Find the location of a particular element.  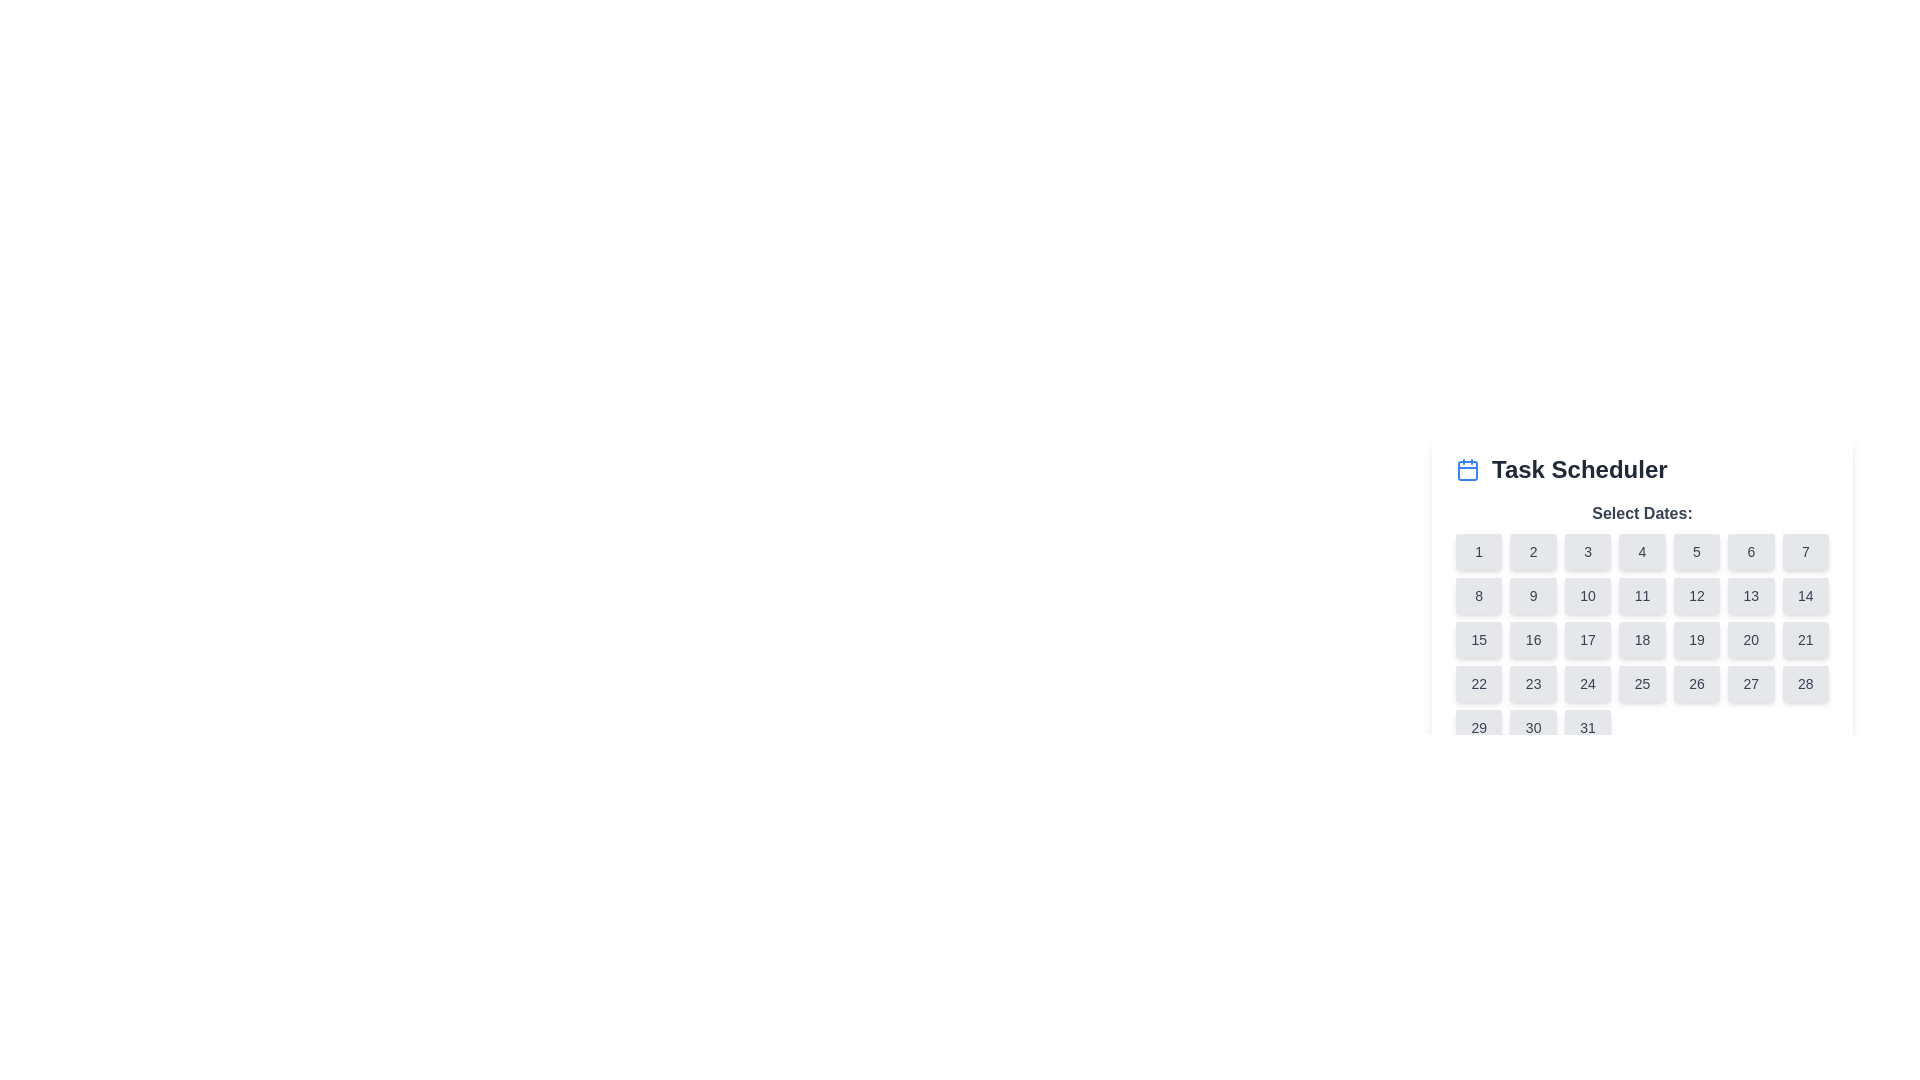

a specific date button in the Calendar Grid located centrally within the 'Task Scheduler' section is located at coordinates (1642, 668).